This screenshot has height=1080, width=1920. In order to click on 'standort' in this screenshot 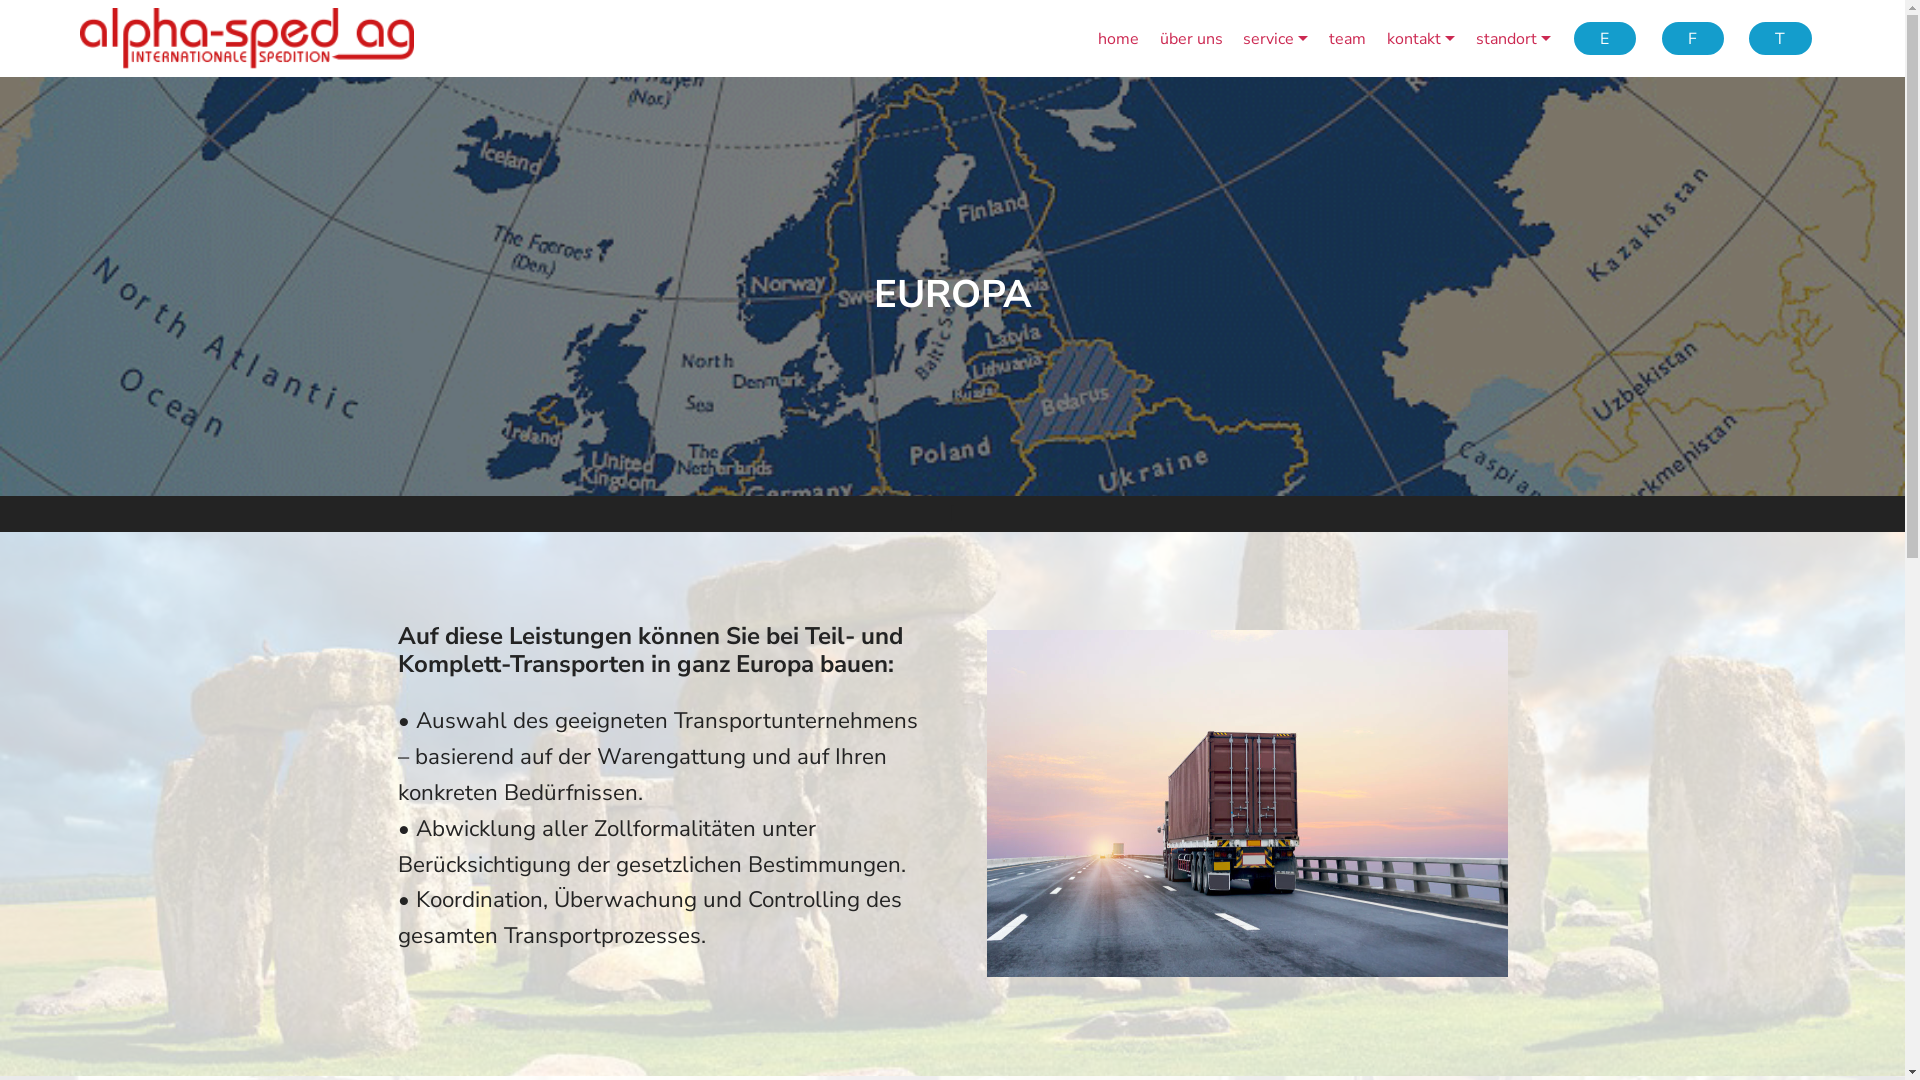, I will do `click(1476, 38)`.